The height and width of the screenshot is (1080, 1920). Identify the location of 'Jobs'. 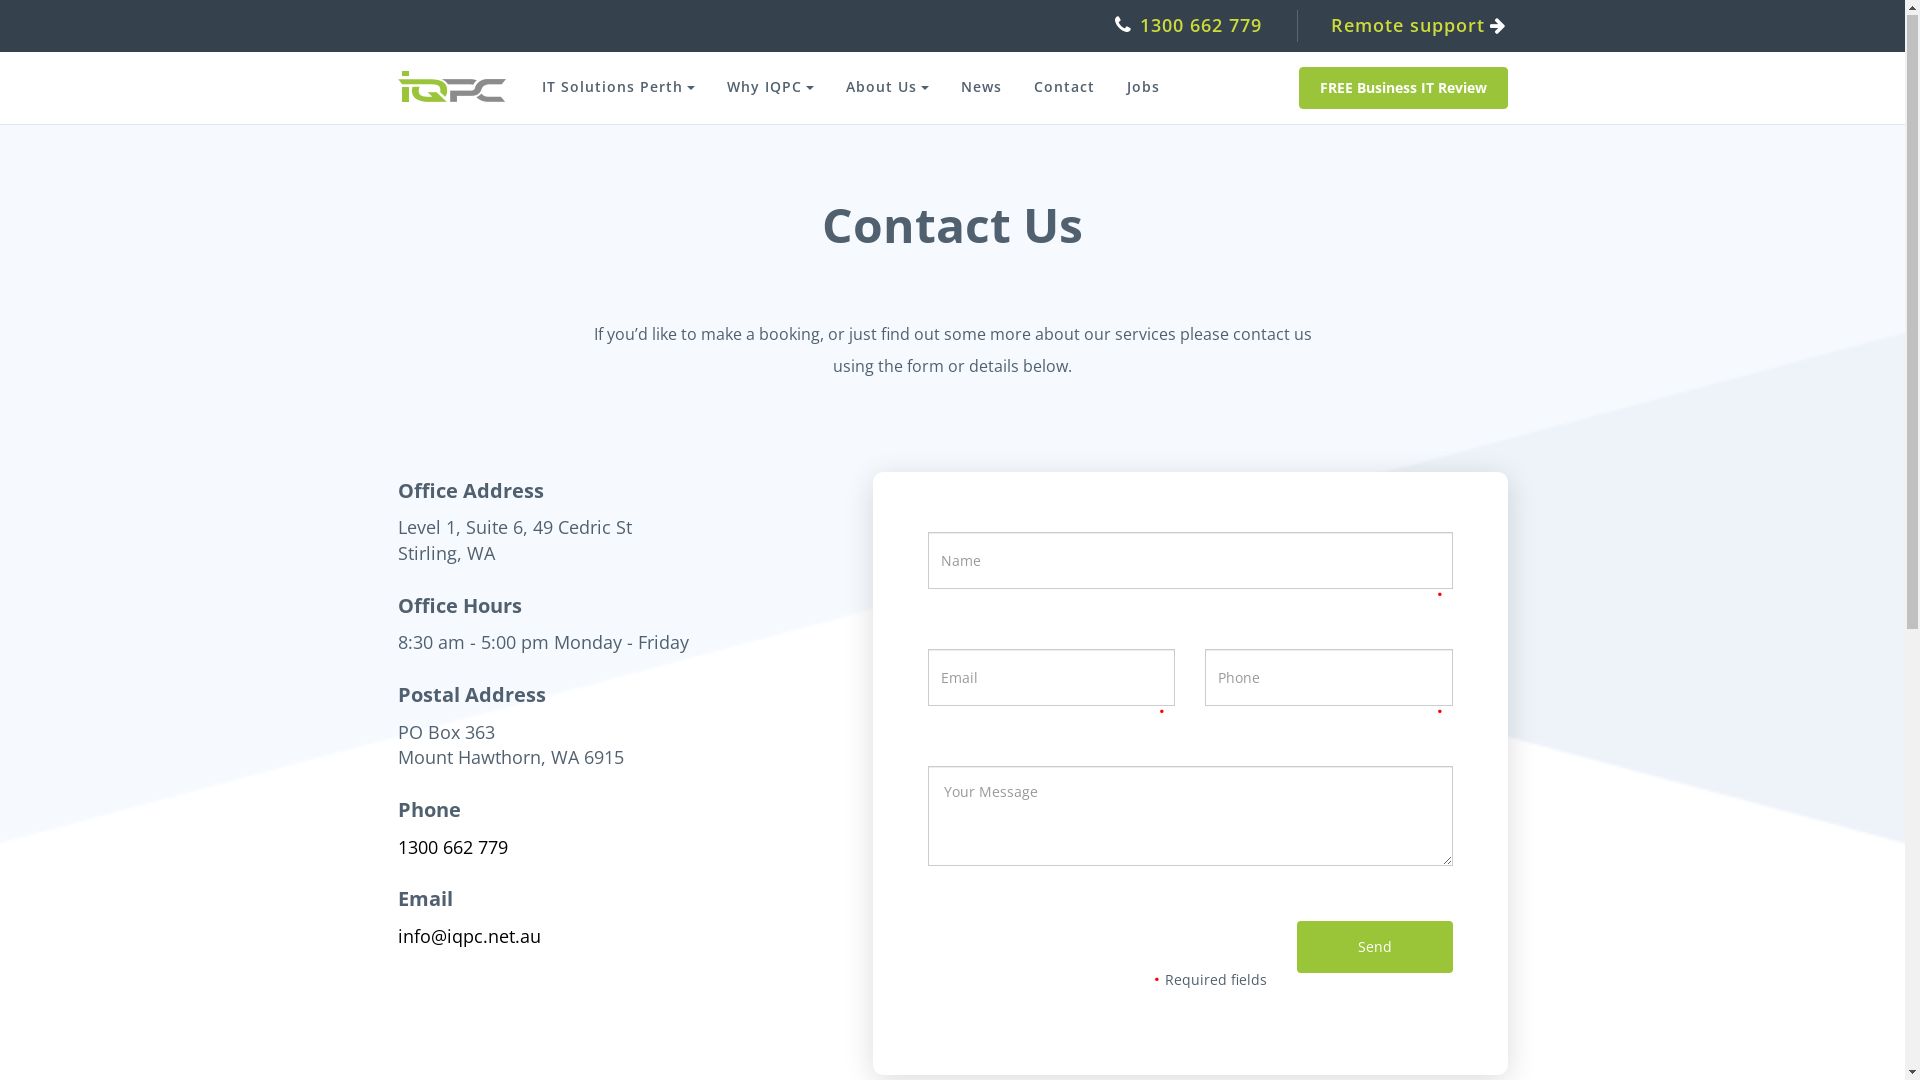
(1142, 87).